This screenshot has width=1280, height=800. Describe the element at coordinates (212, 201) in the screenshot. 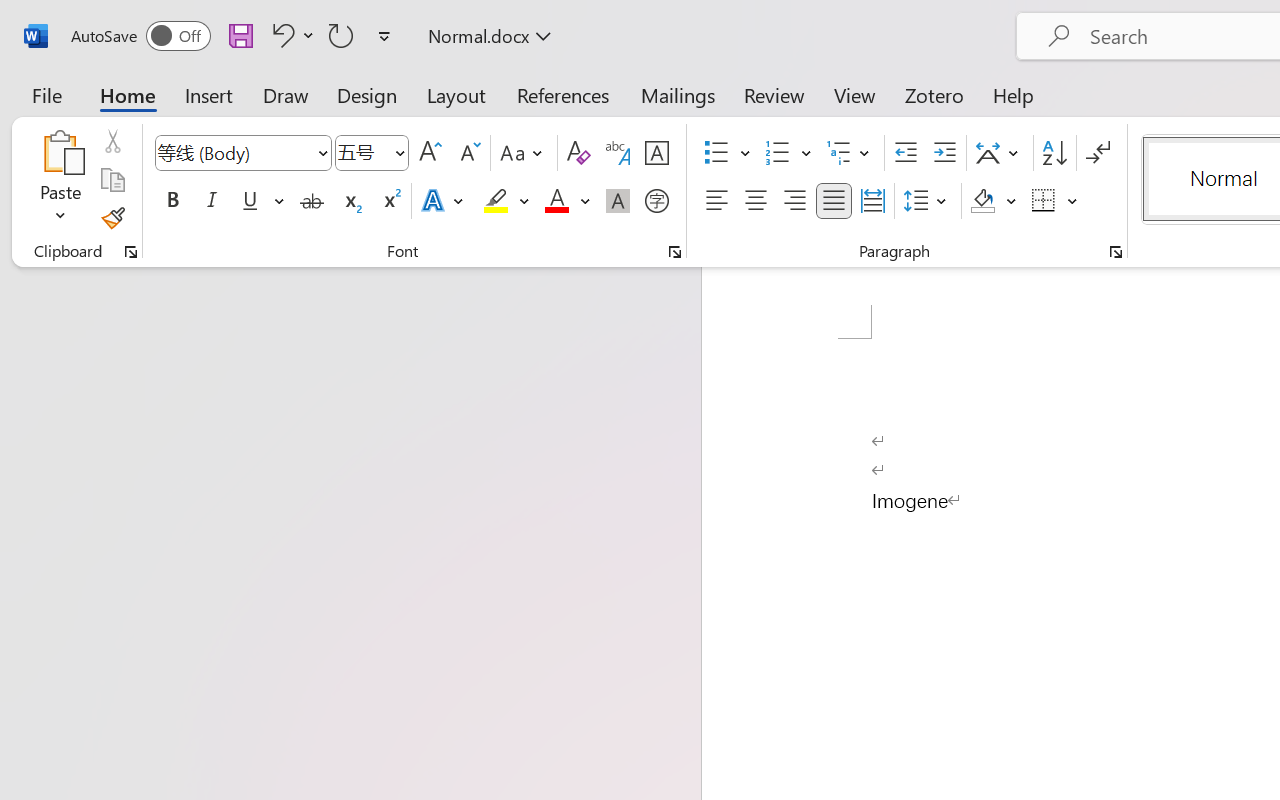

I see `'Italic'` at that location.